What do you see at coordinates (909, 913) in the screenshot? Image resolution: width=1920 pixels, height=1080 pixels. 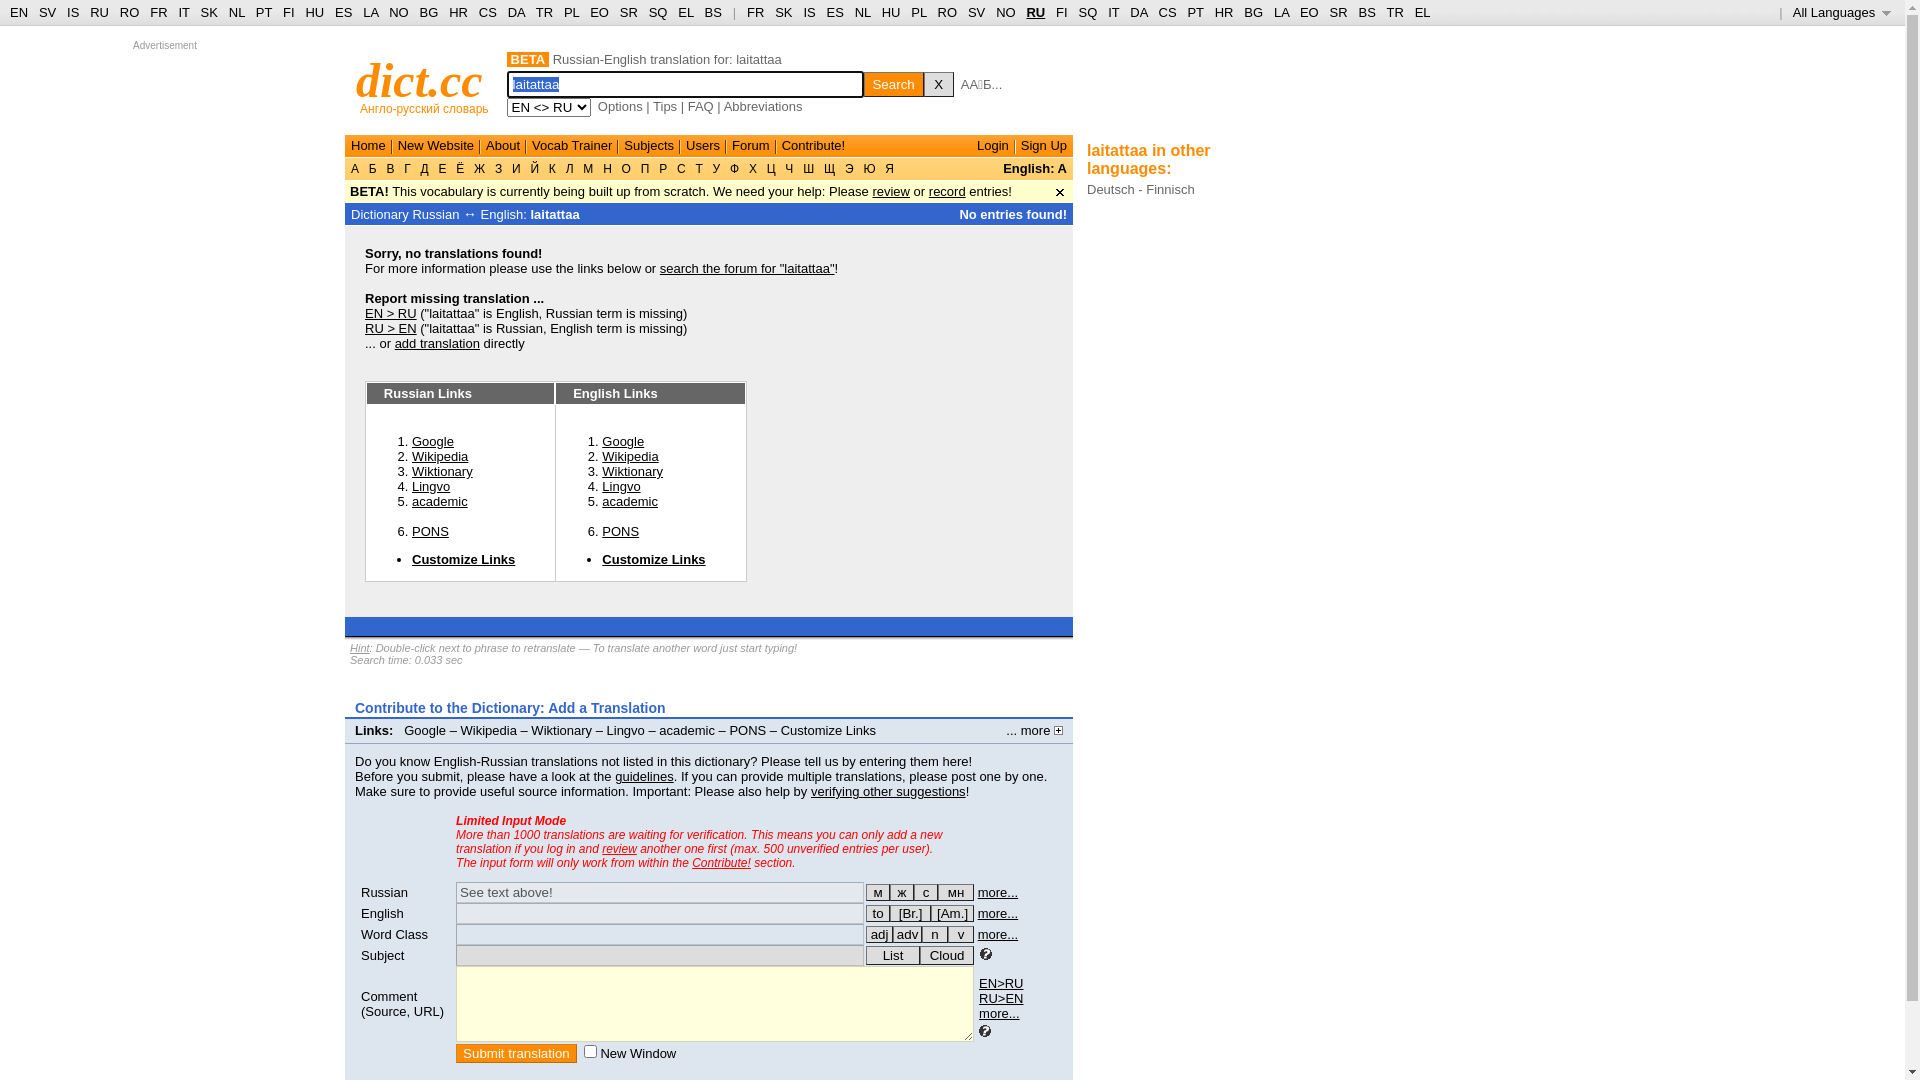 I see `'(esp.) British English'` at bounding box center [909, 913].